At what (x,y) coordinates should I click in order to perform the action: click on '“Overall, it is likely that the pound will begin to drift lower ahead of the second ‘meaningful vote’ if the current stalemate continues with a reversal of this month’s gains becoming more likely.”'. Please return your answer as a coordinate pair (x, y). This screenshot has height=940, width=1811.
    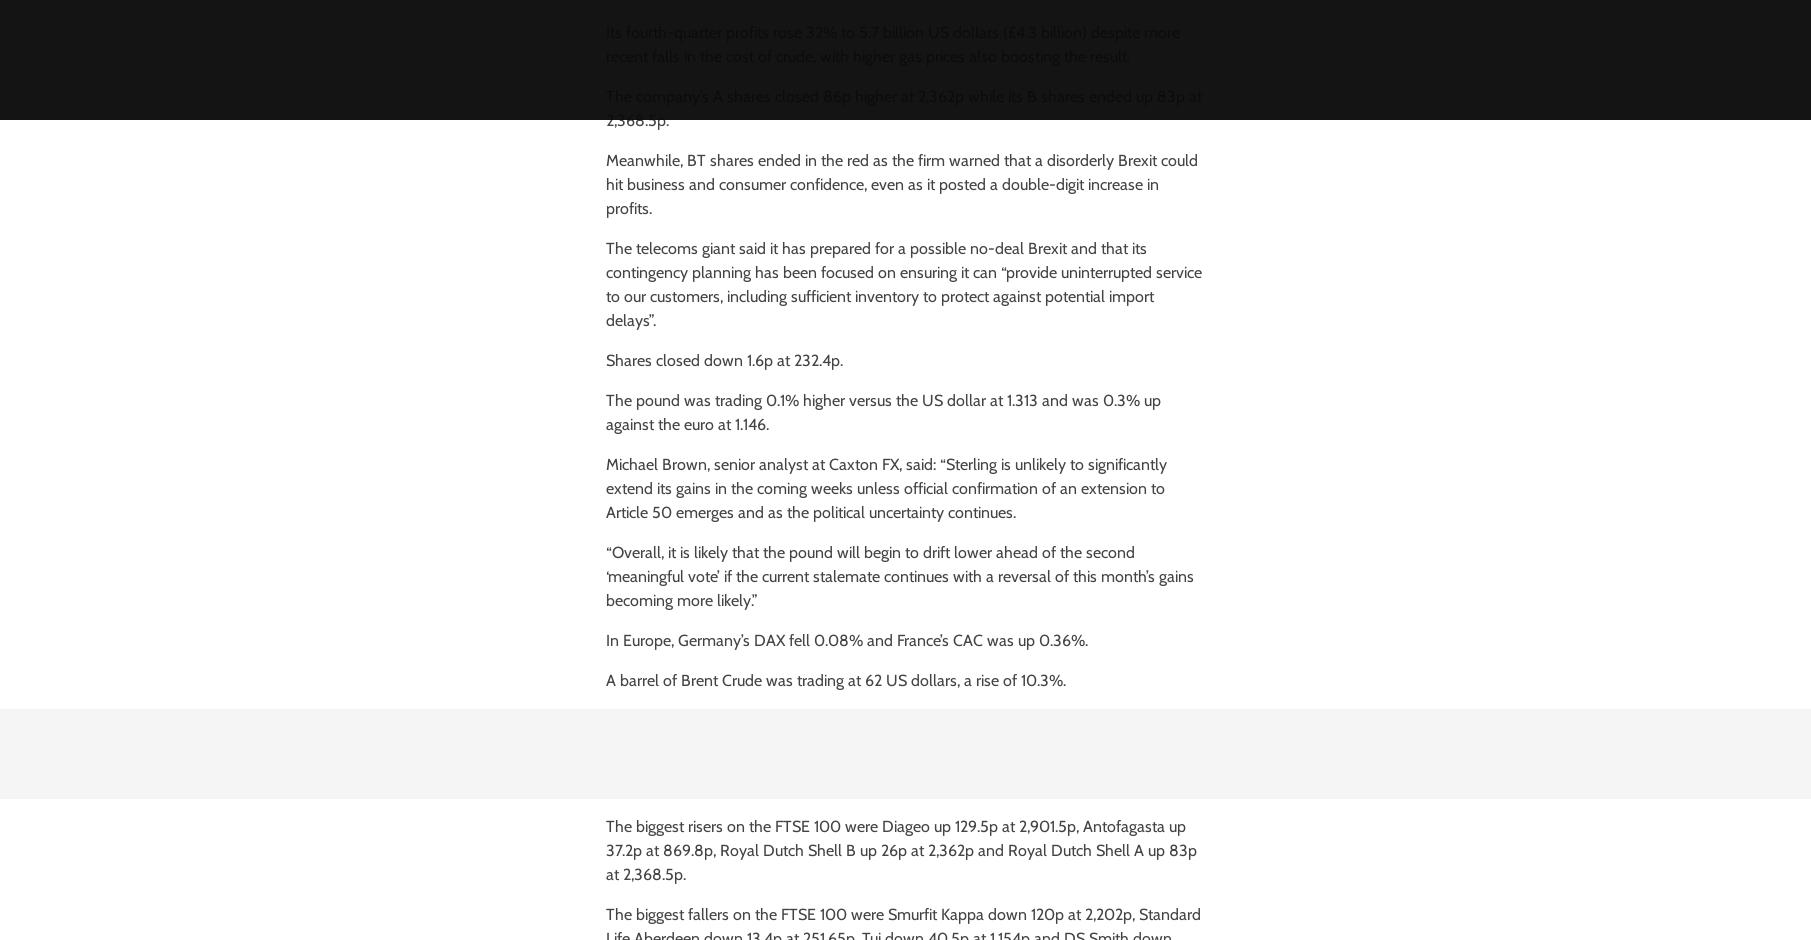
    Looking at the image, I should click on (898, 576).